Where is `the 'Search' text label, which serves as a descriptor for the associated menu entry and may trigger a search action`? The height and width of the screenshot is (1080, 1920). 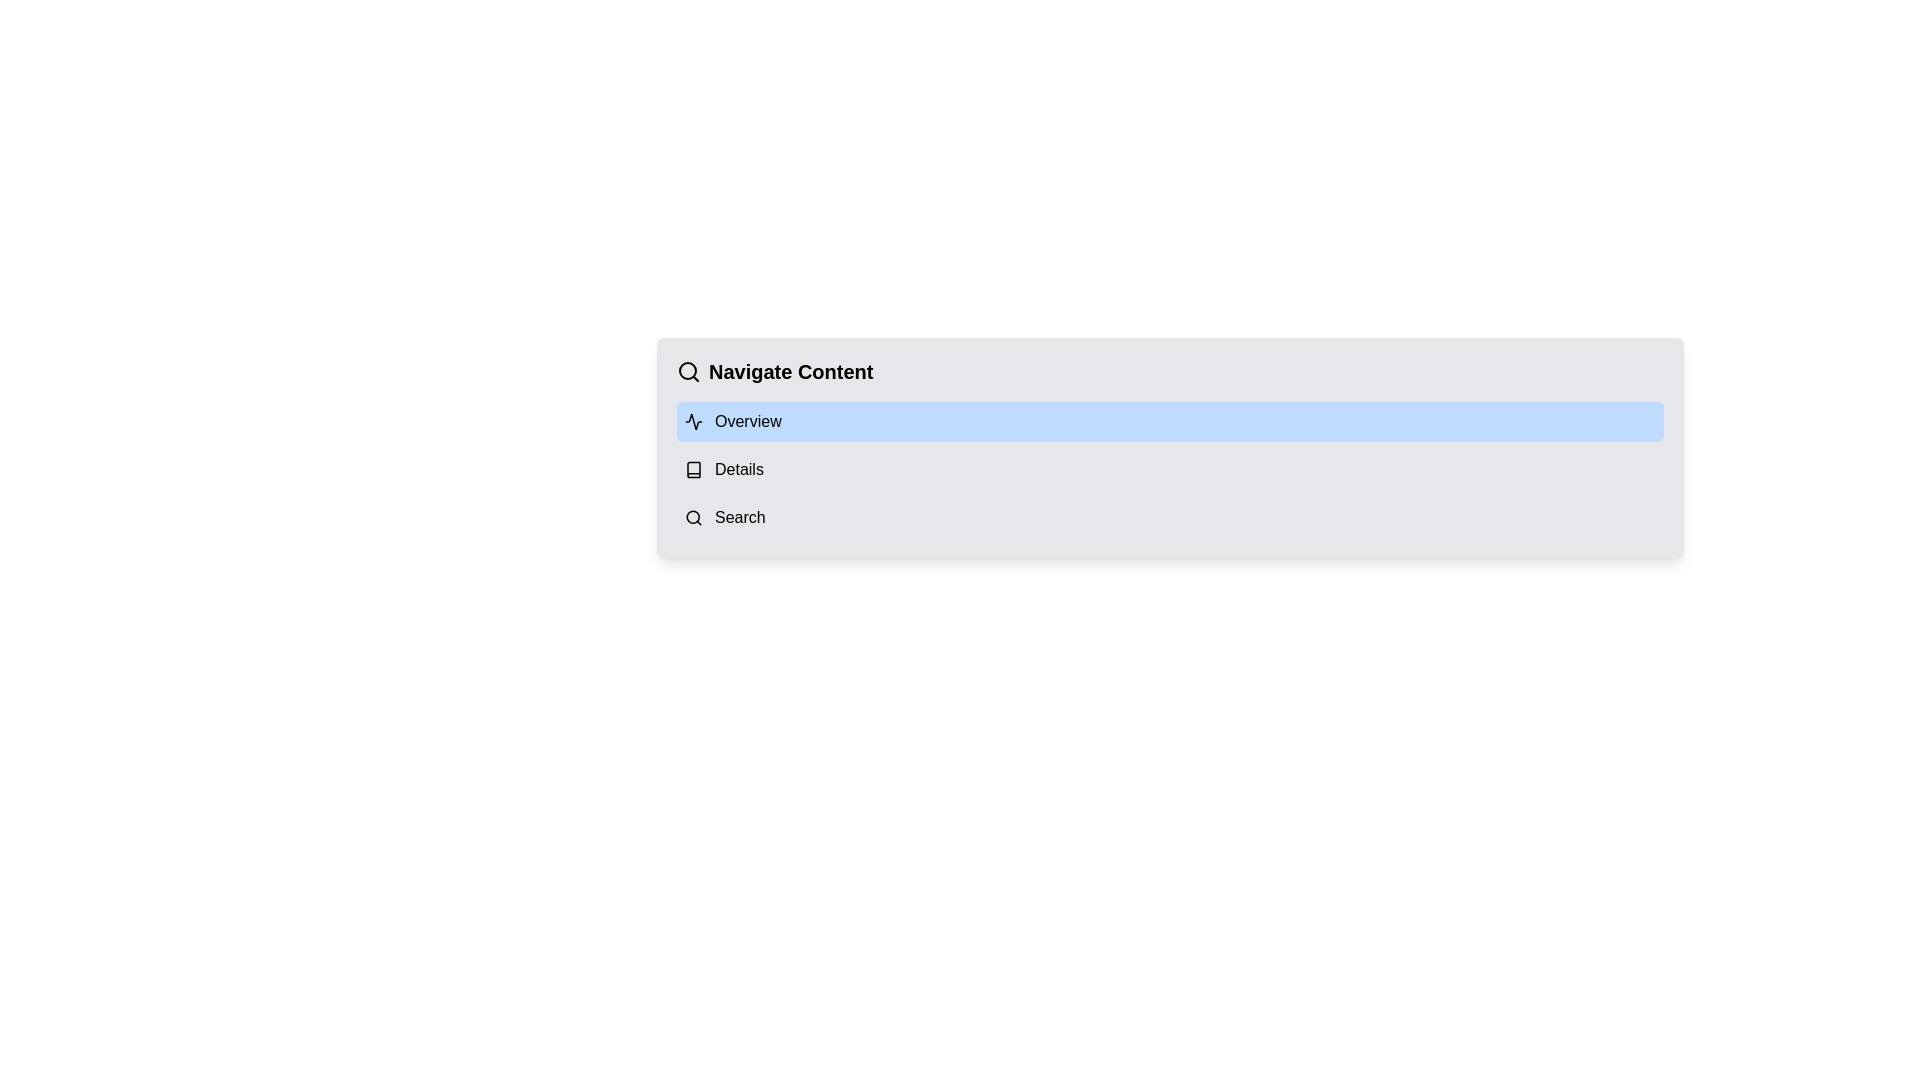
the 'Search' text label, which serves as a descriptor for the associated menu entry and may trigger a search action is located at coordinates (739, 516).